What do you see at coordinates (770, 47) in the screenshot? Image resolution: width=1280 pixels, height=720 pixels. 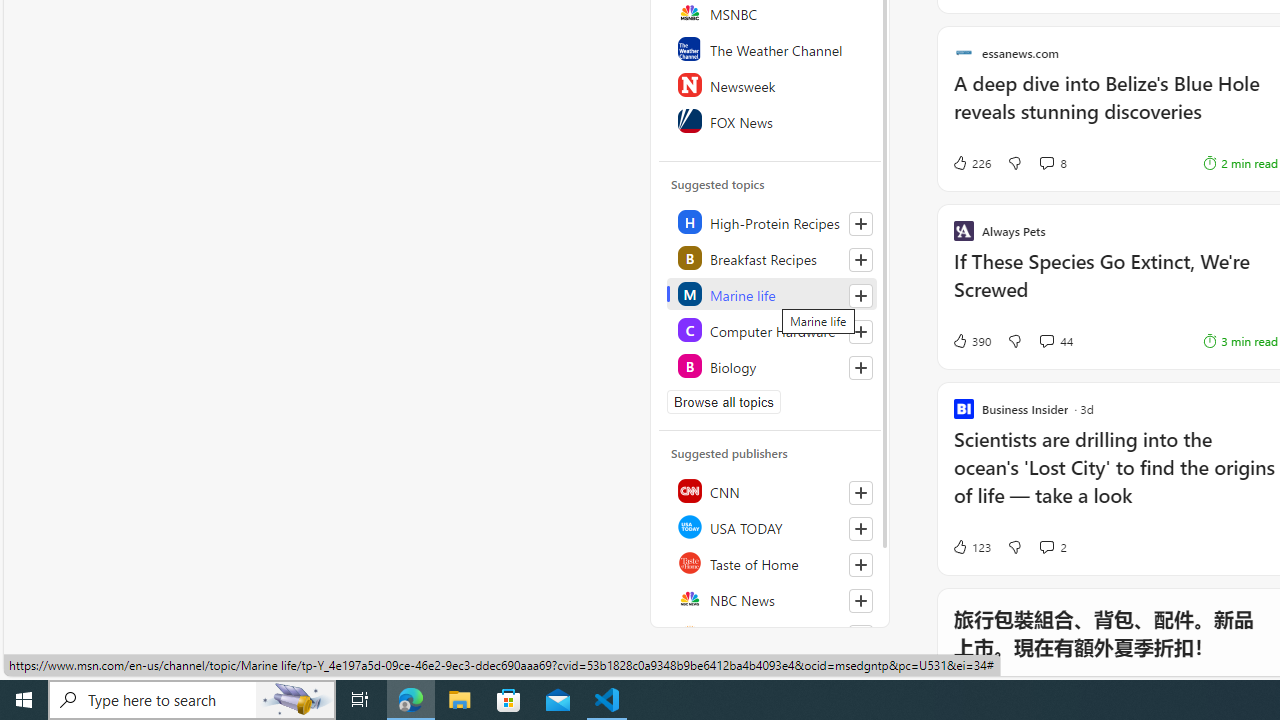 I see `'The Weather Channel'` at bounding box center [770, 47].